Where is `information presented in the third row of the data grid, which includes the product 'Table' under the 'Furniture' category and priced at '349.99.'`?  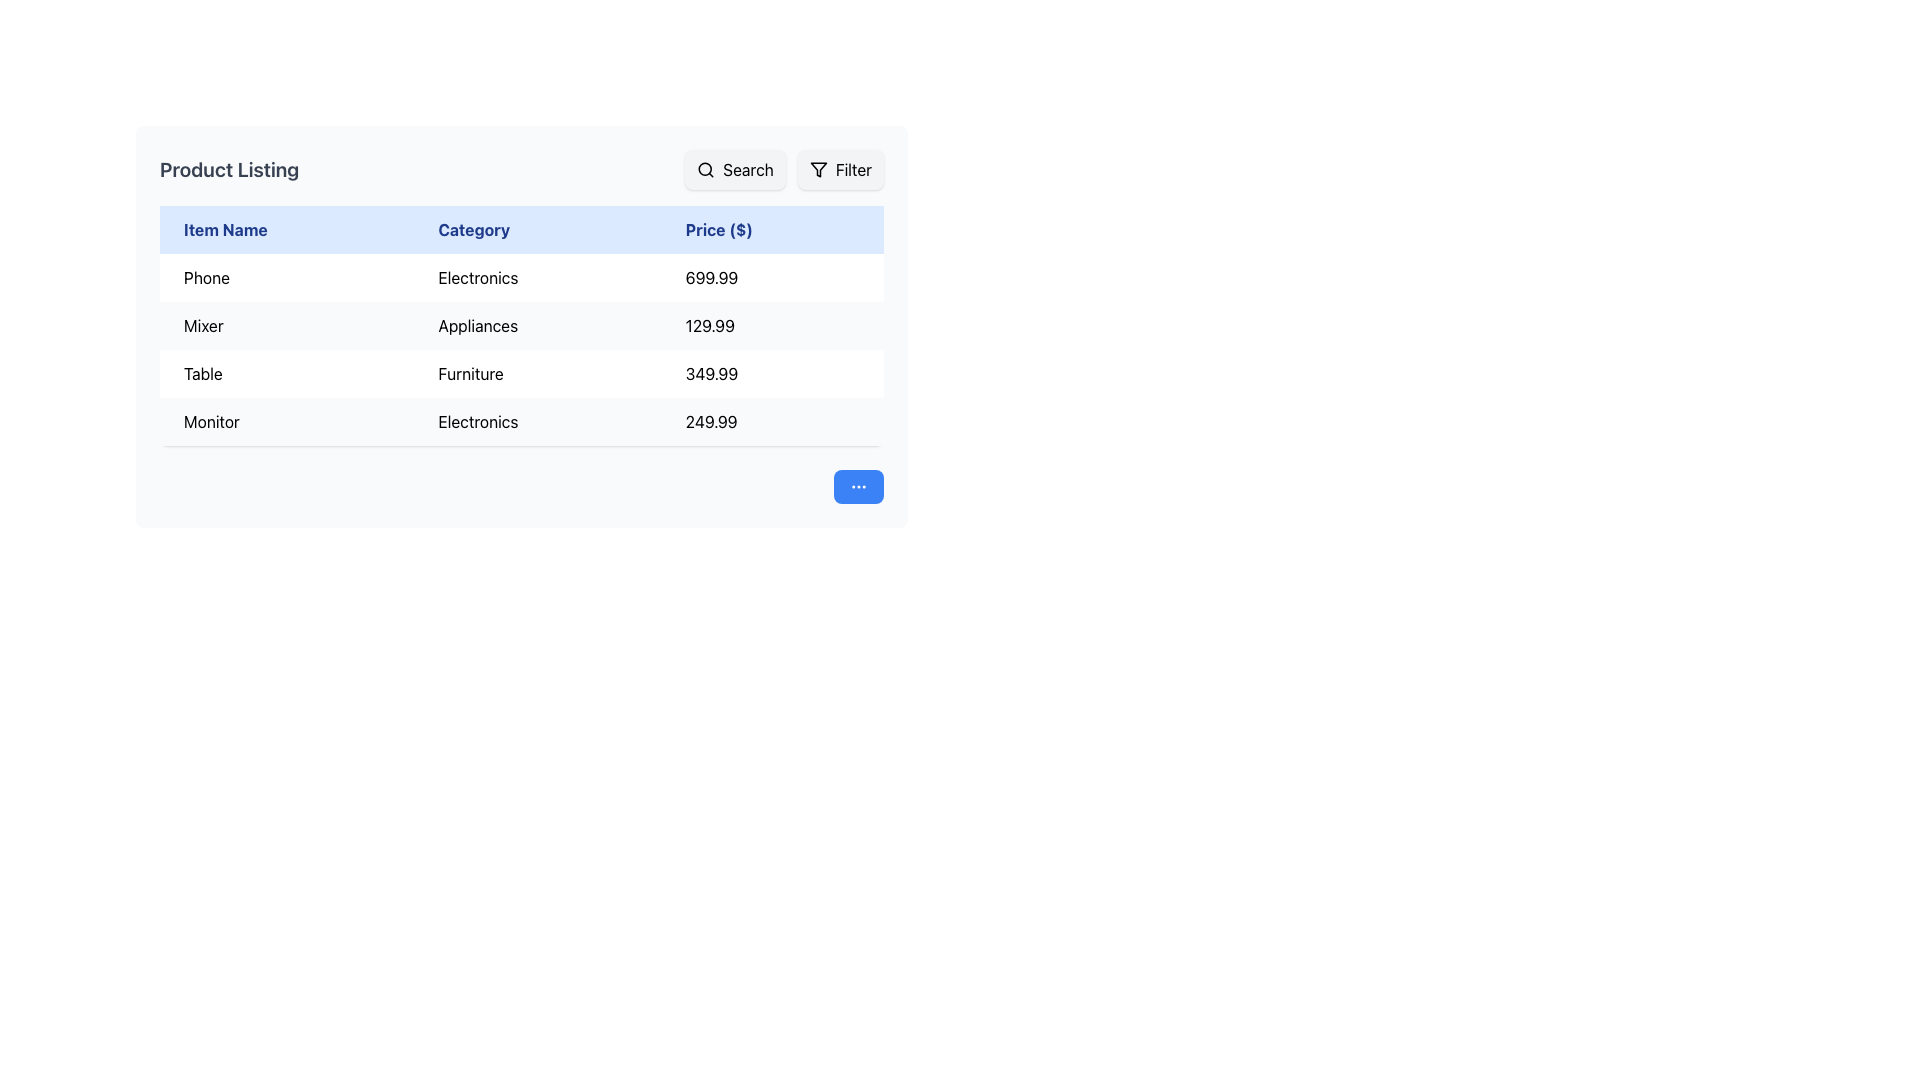
information presented in the third row of the data grid, which includes the product 'Table' under the 'Furniture' category and priced at '349.99.' is located at coordinates (522, 374).